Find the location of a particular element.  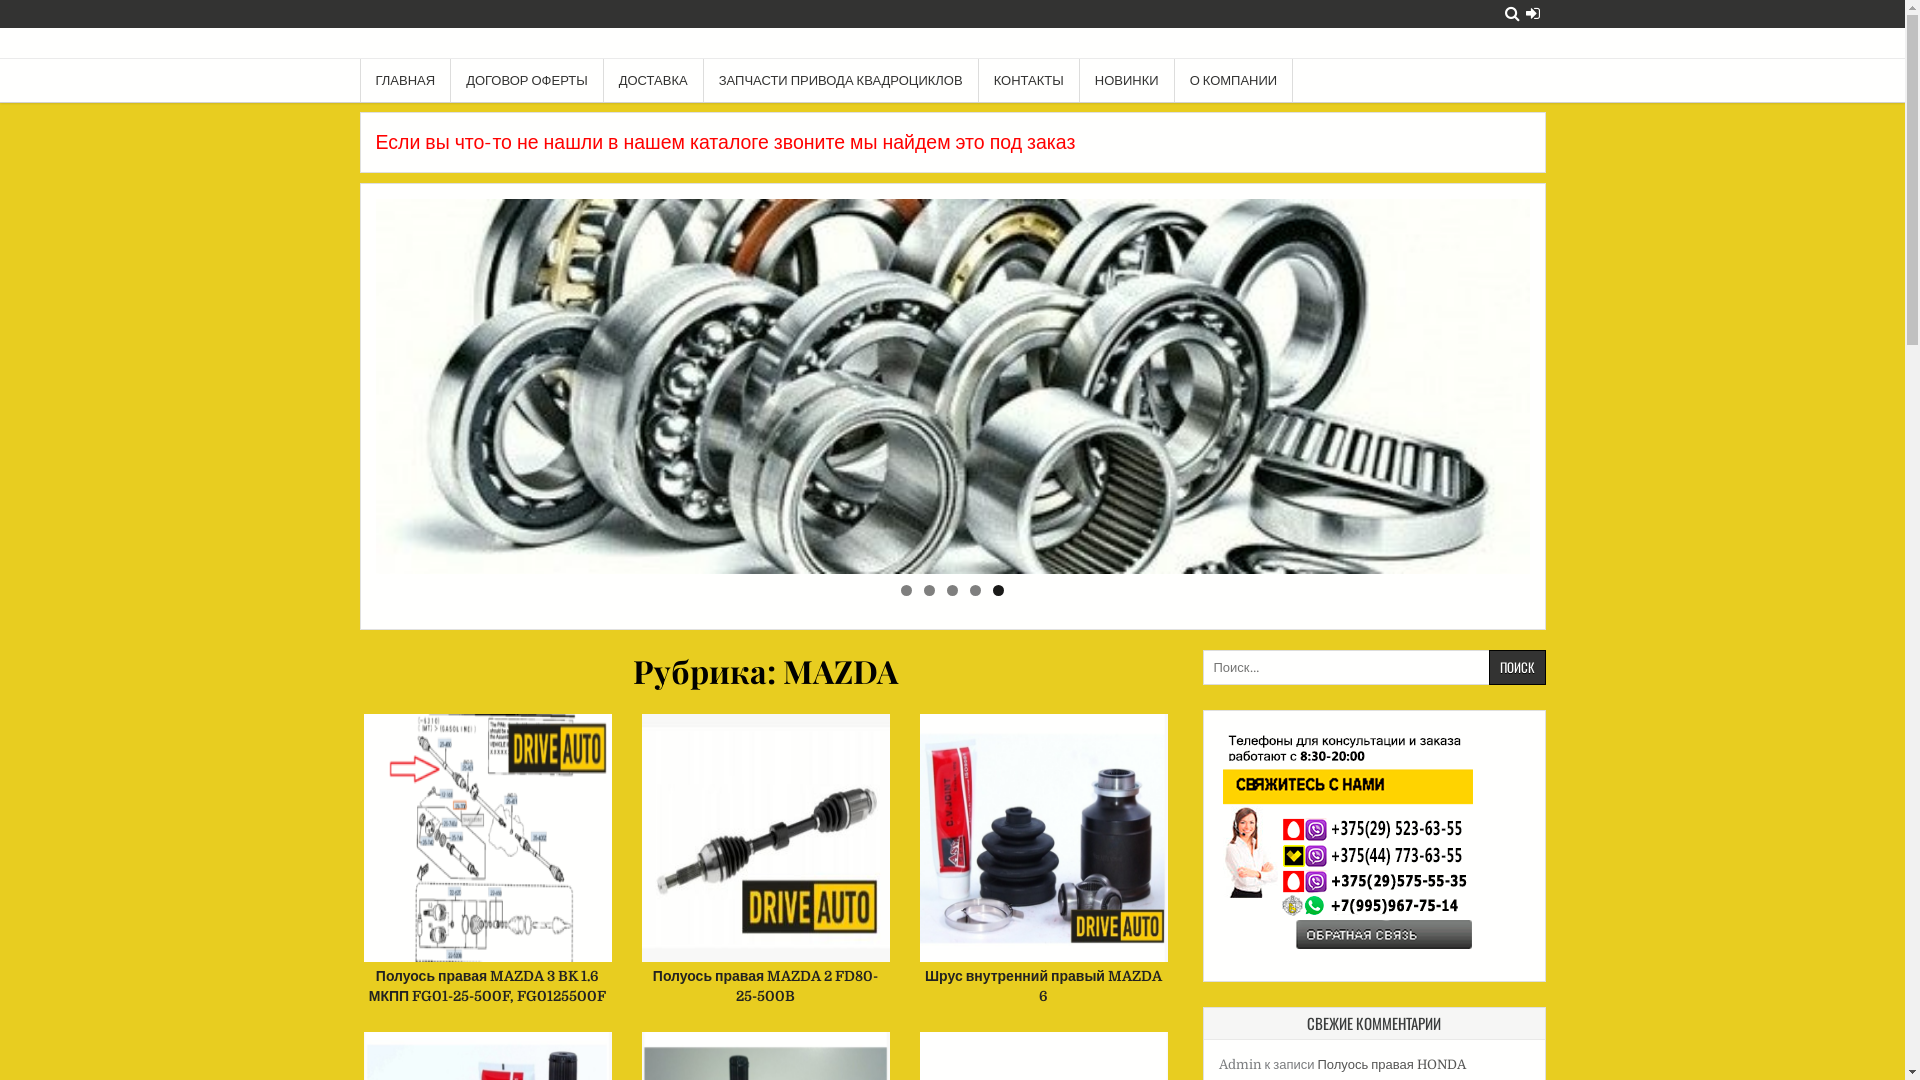

'3' is located at coordinates (951, 589).